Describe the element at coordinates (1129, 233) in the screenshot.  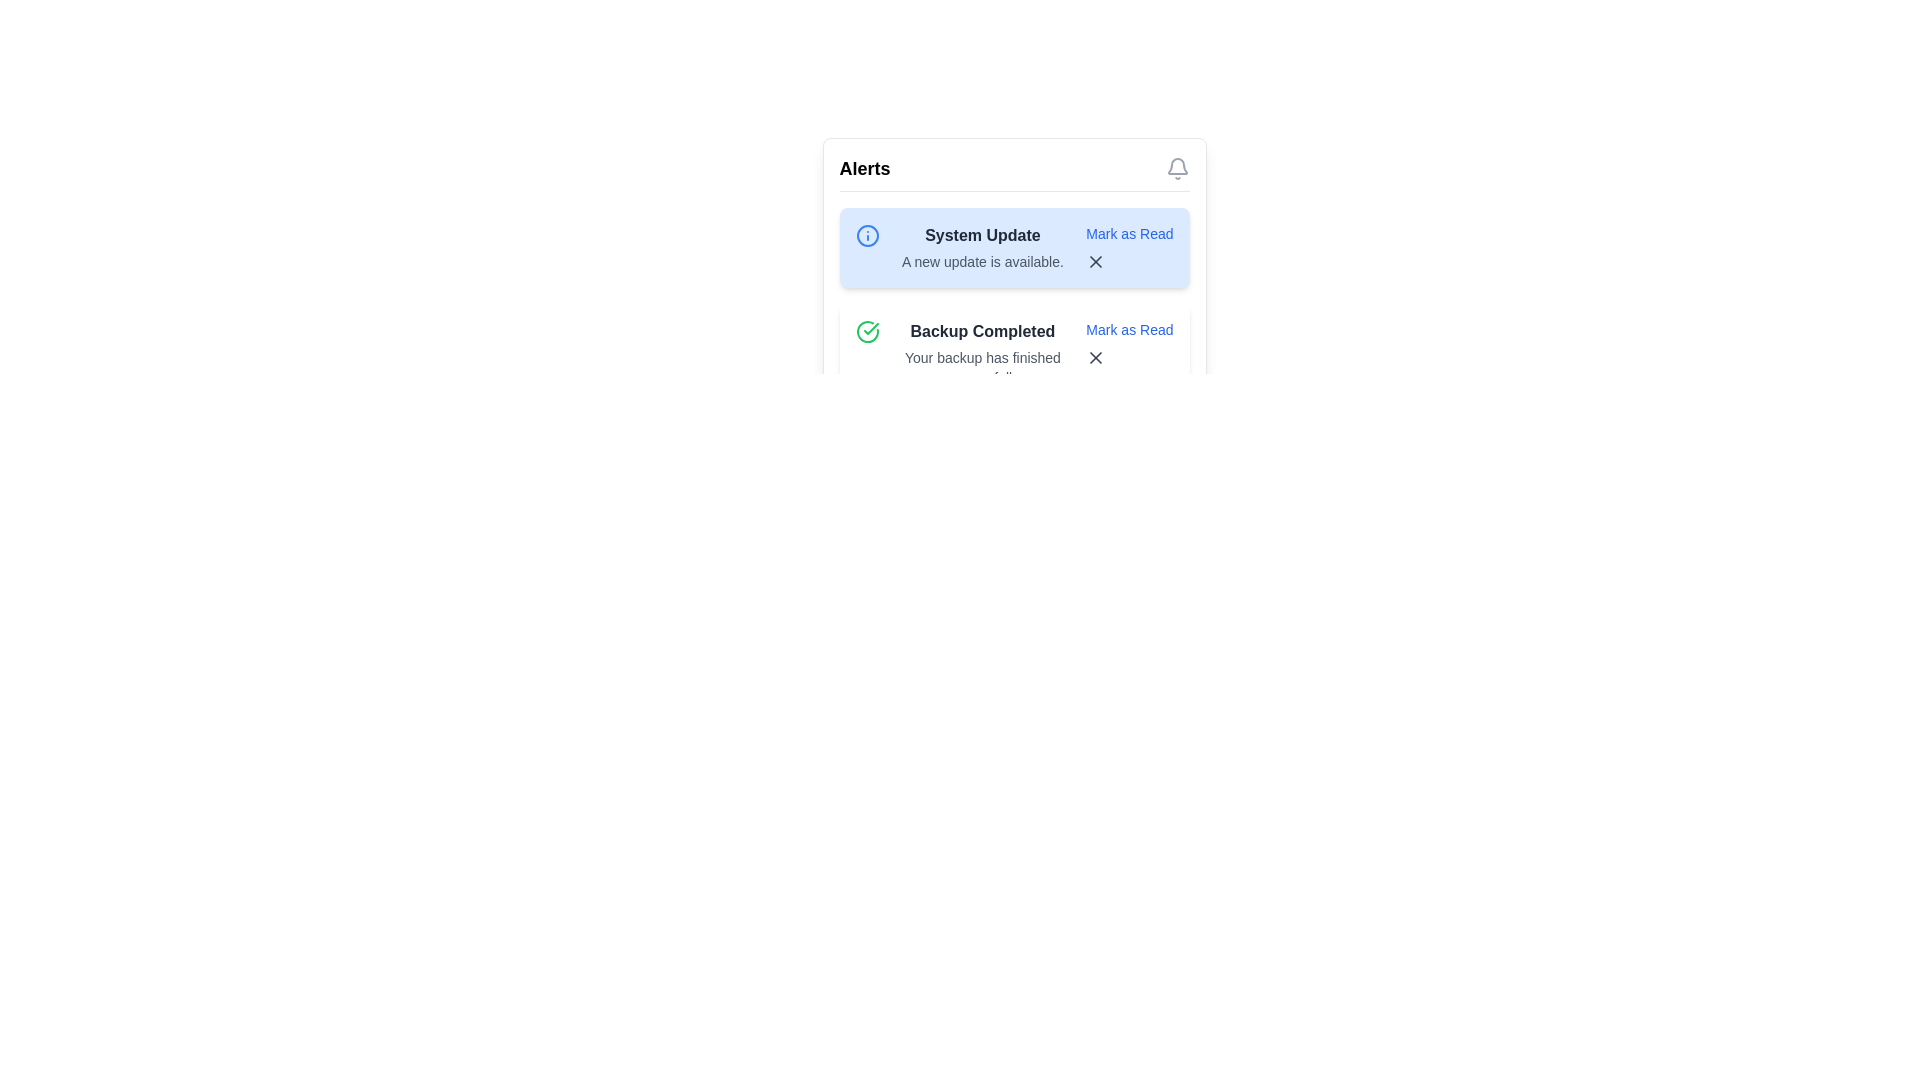
I see `the interactive link that allows users to mark an alert as read, located to the right of the 'System Update' text` at that location.